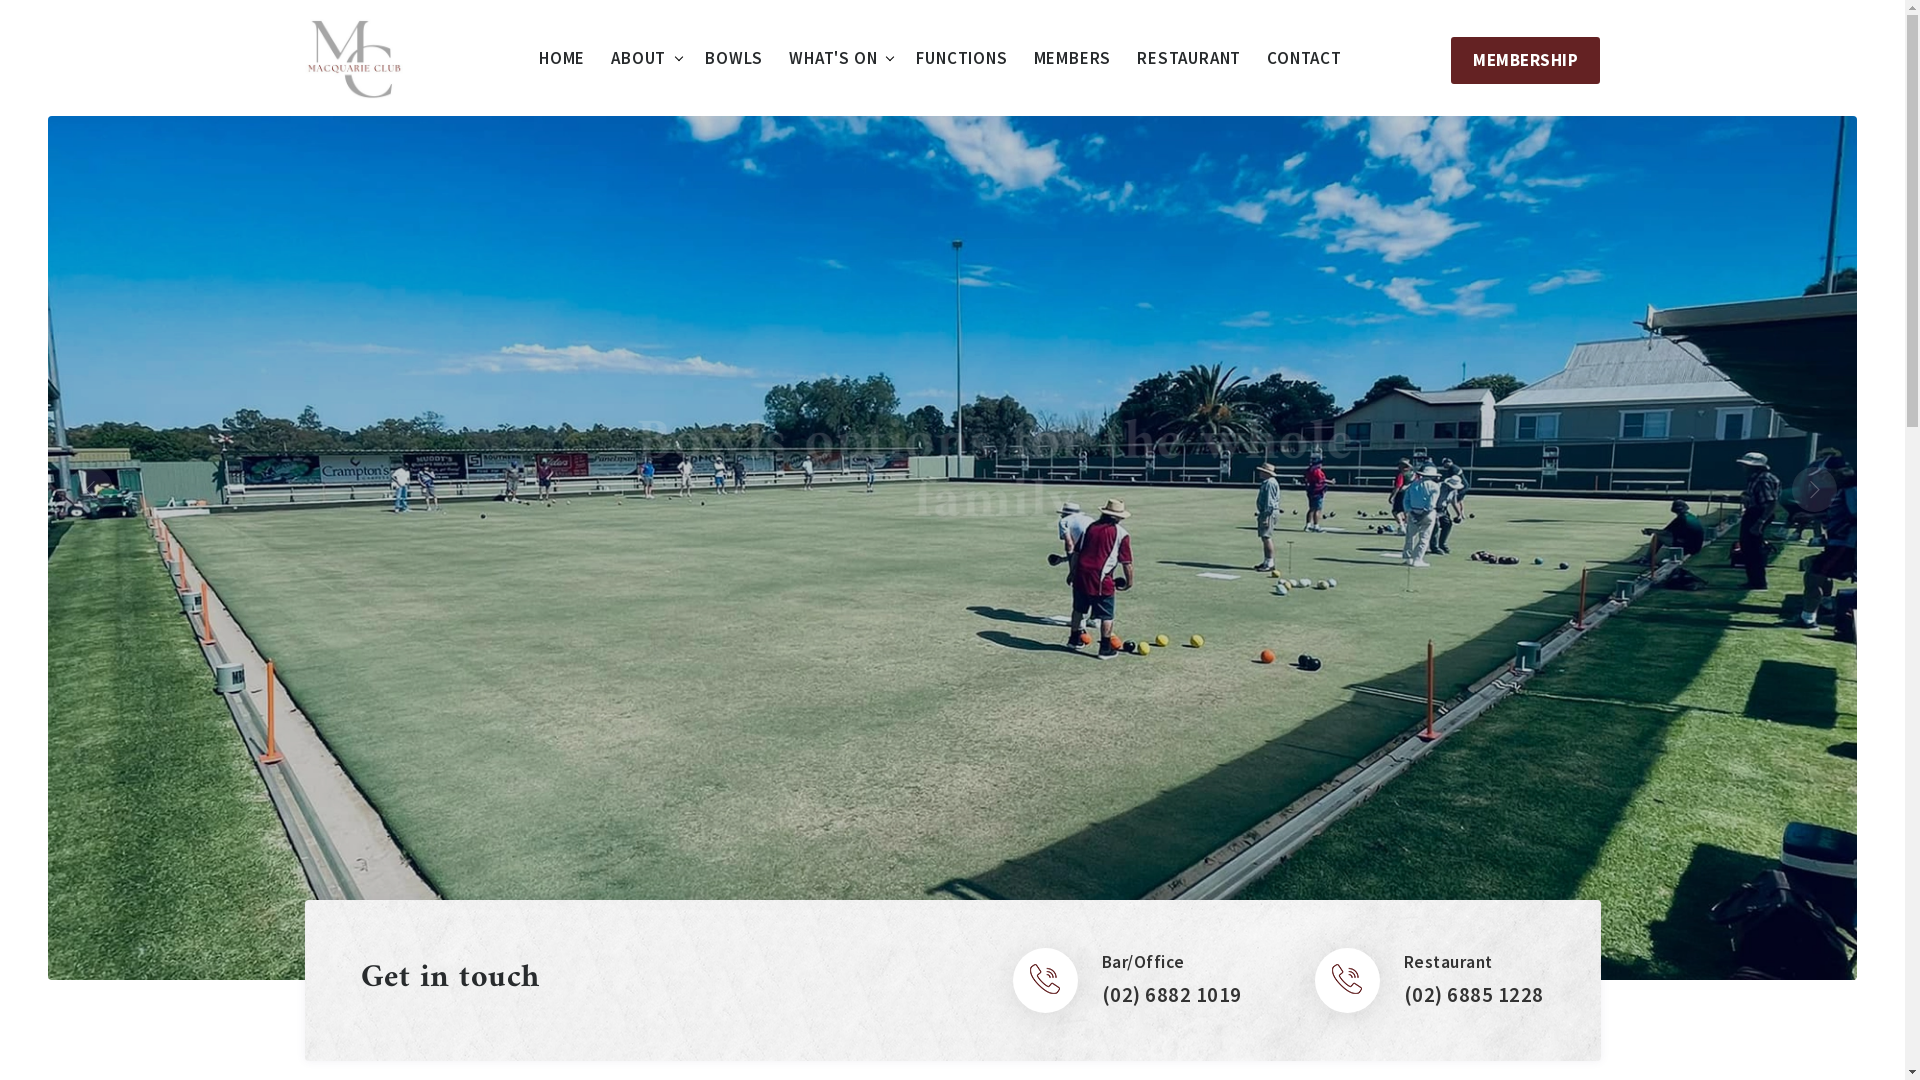 The width and height of the screenshot is (1920, 1080). I want to click on 'WHAT'S ON', so click(833, 57).